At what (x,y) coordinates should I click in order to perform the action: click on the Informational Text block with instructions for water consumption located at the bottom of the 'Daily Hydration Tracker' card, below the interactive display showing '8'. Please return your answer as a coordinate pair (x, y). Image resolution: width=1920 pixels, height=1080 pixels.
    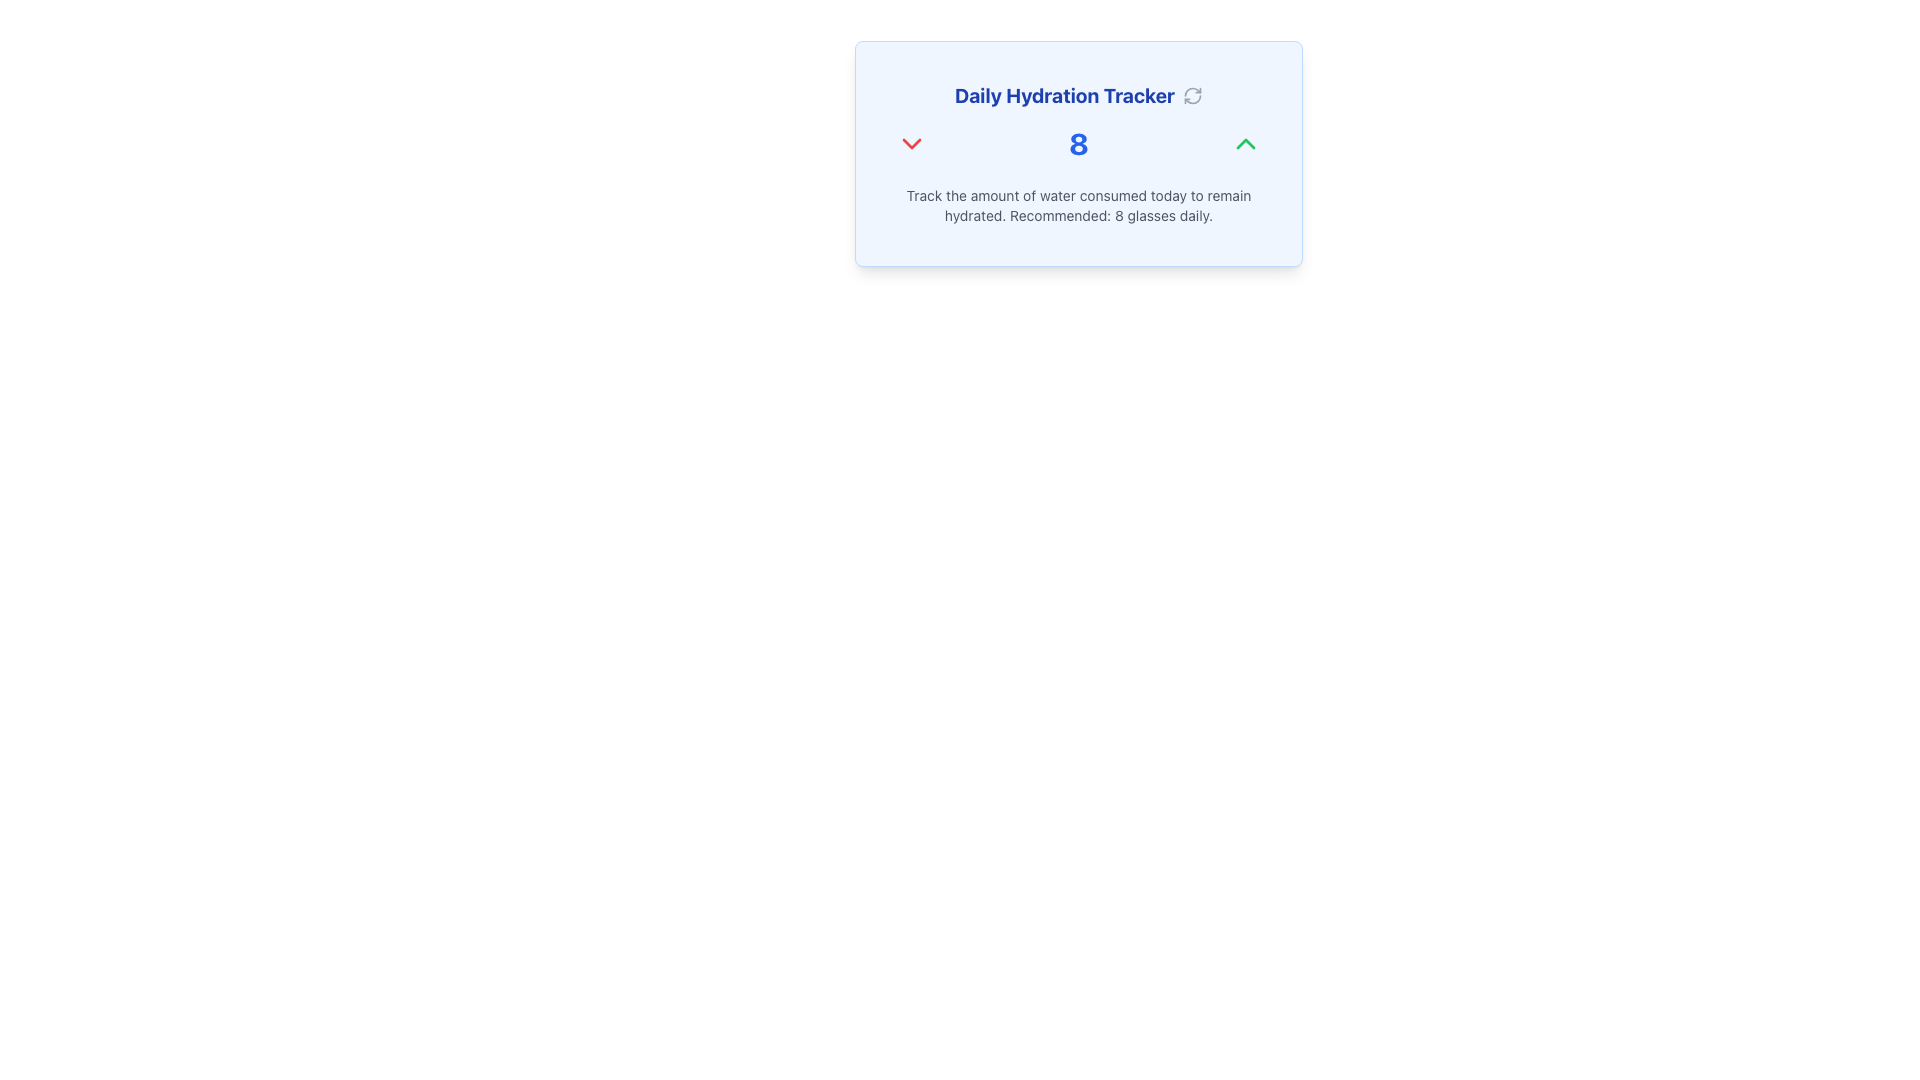
    Looking at the image, I should click on (1078, 205).